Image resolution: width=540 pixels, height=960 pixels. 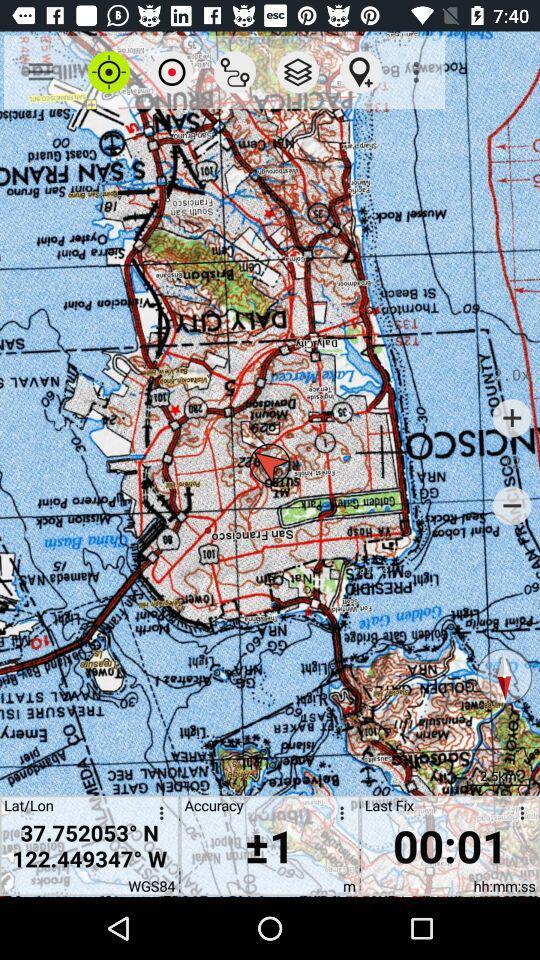 What do you see at coordinates (337, 816) in the screenshot?
I see `open accuracy options` at bounding box center [337, 816].